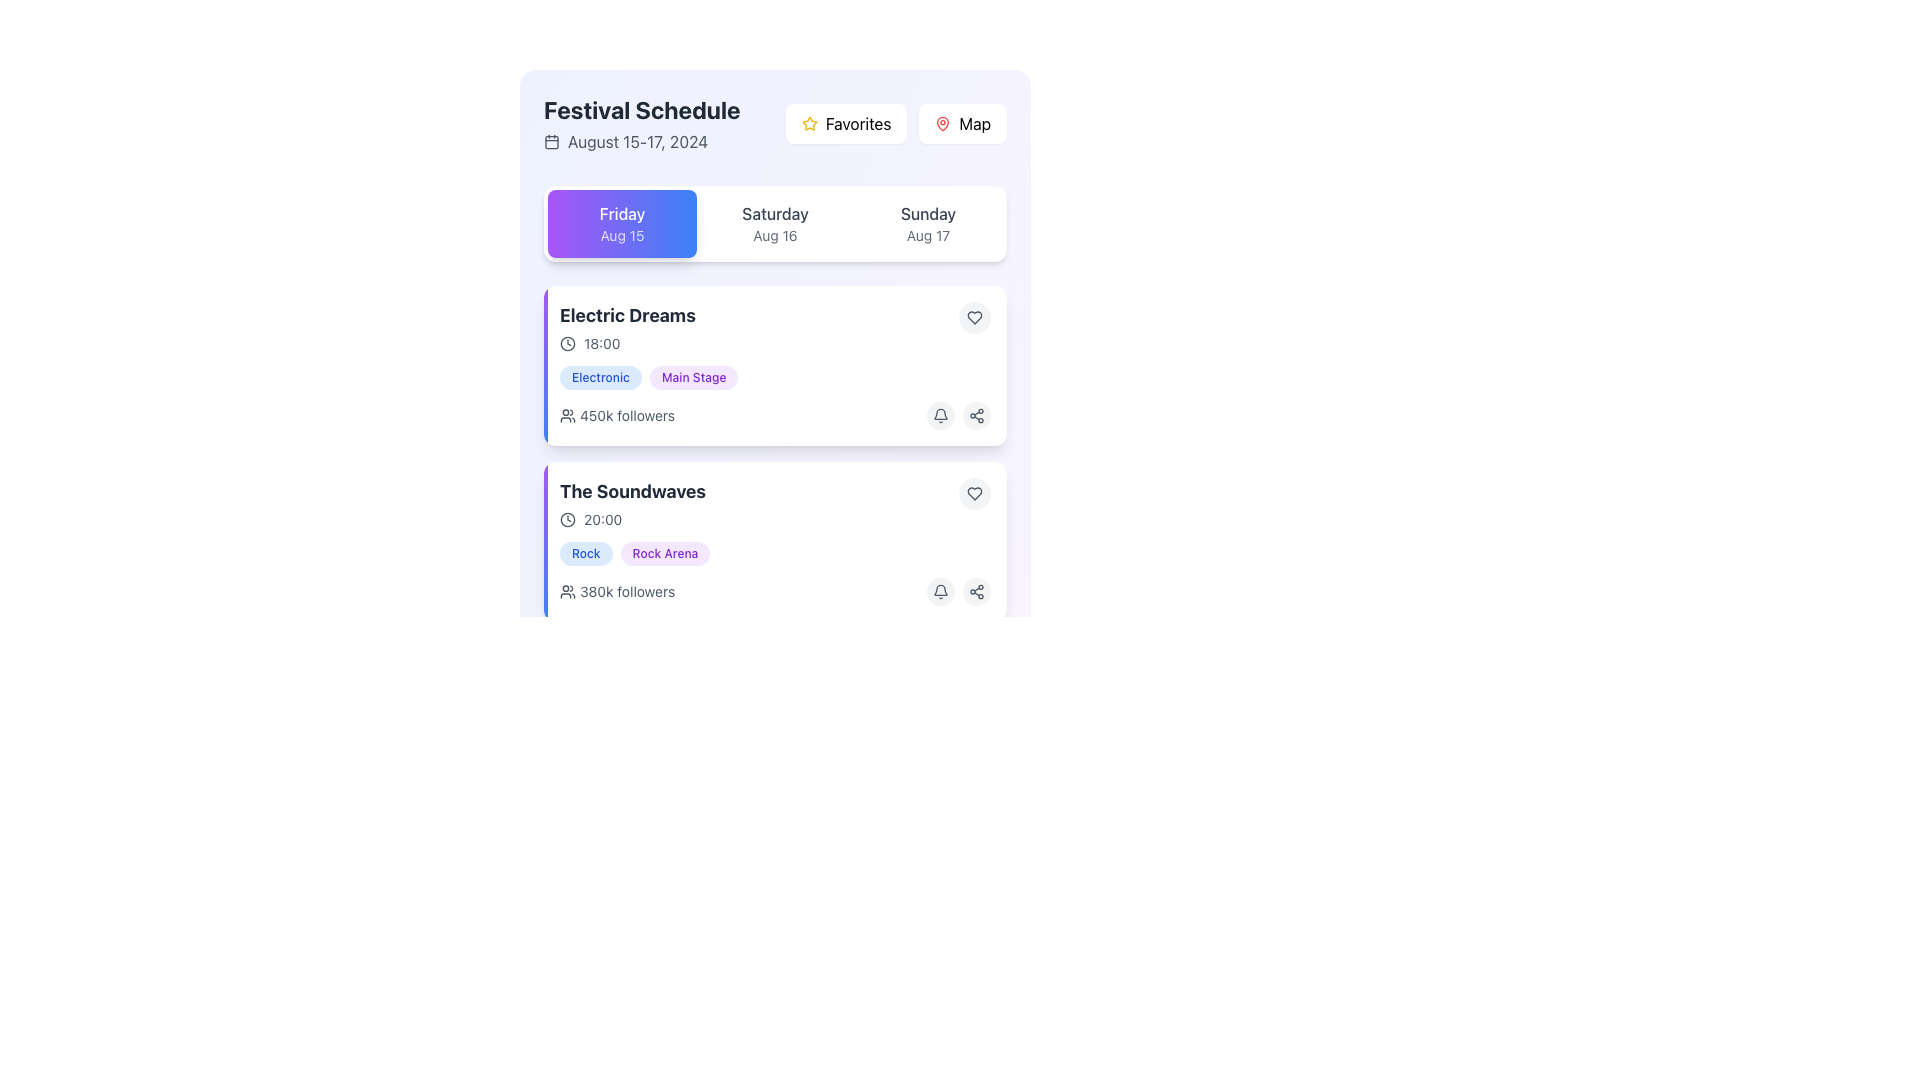  What do you see at coordinates (810, 123) in the screenshot?
I see `the star icon within the 'Favorites' button located in the top-right section of the interface, next to the 'Map' button` at bounding box center [810, 123].